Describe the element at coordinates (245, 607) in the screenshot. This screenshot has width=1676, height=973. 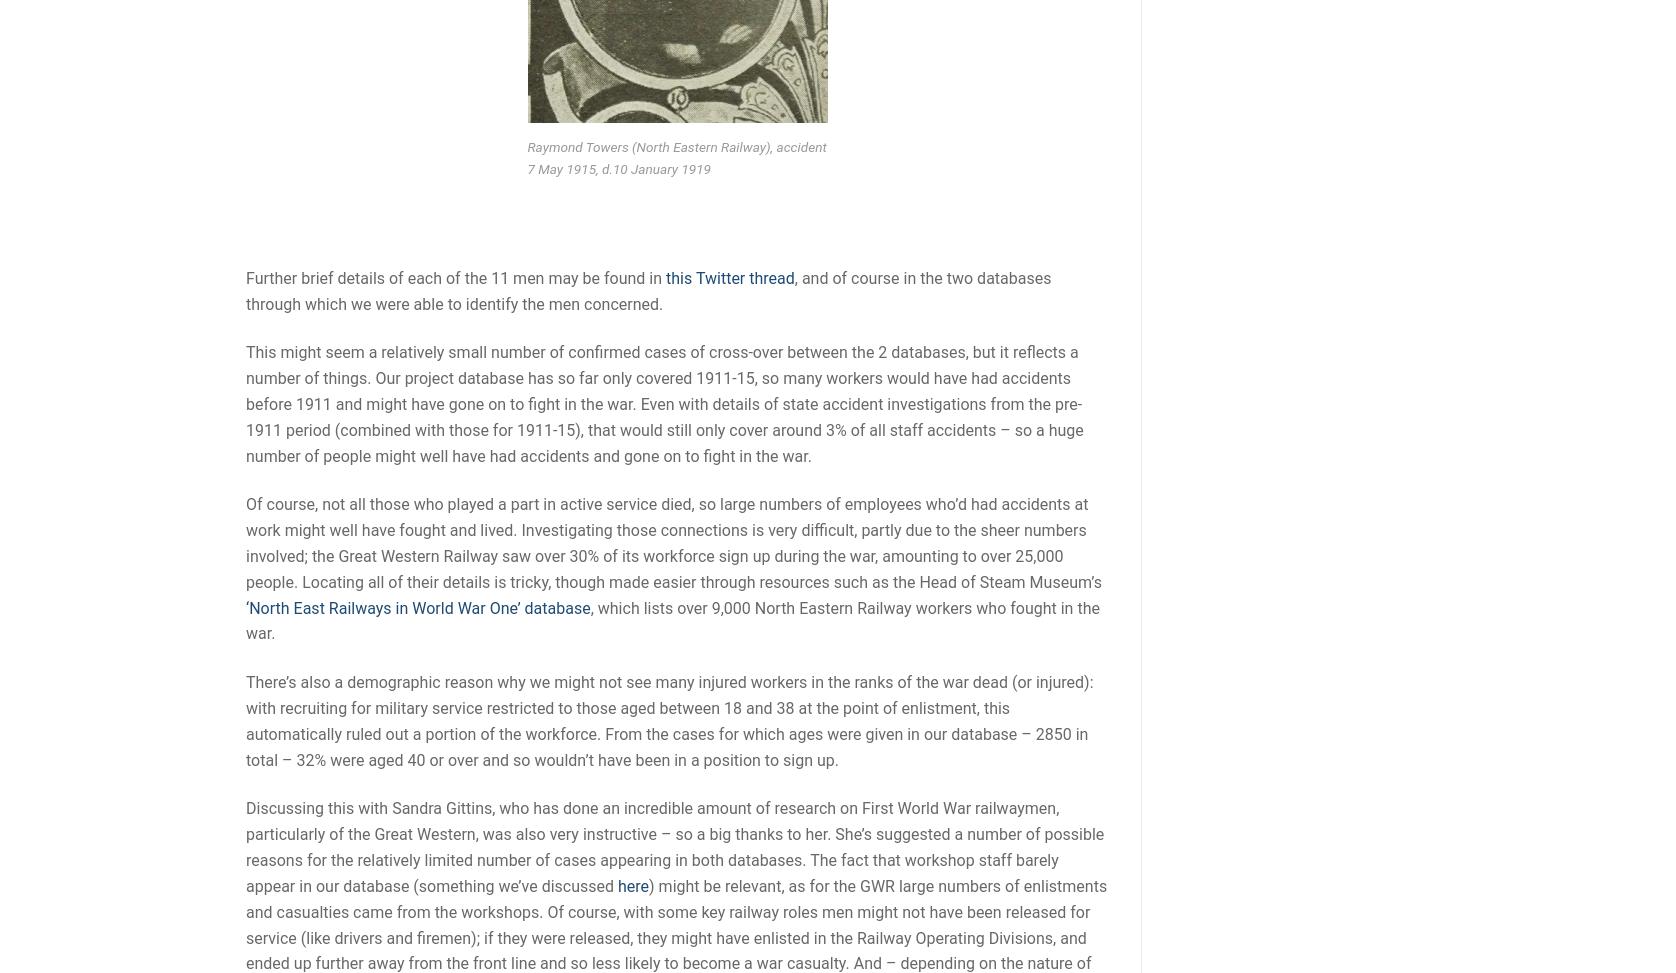
I see `'‘North East Railways in World War One’ database'` at that location.